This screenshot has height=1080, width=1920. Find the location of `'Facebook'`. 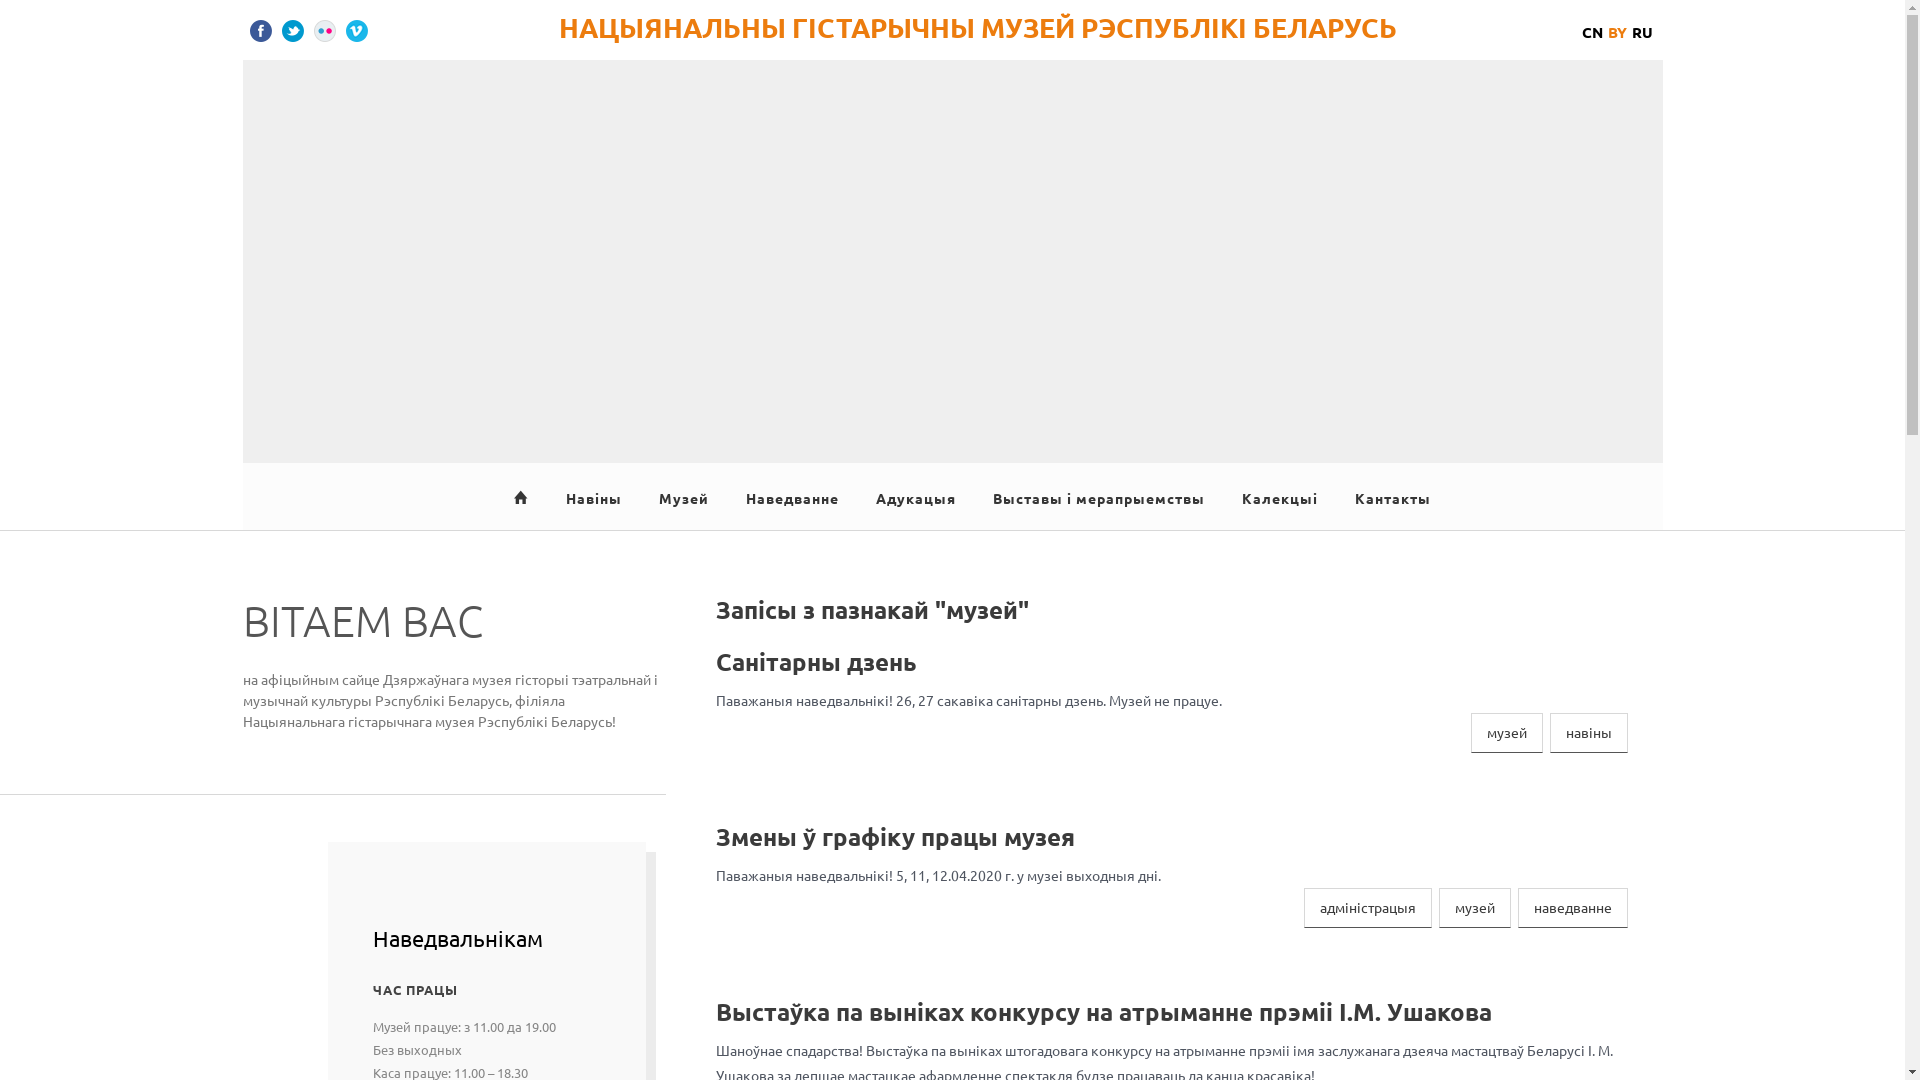

'Facebook' is located at coordinates (248, 30).